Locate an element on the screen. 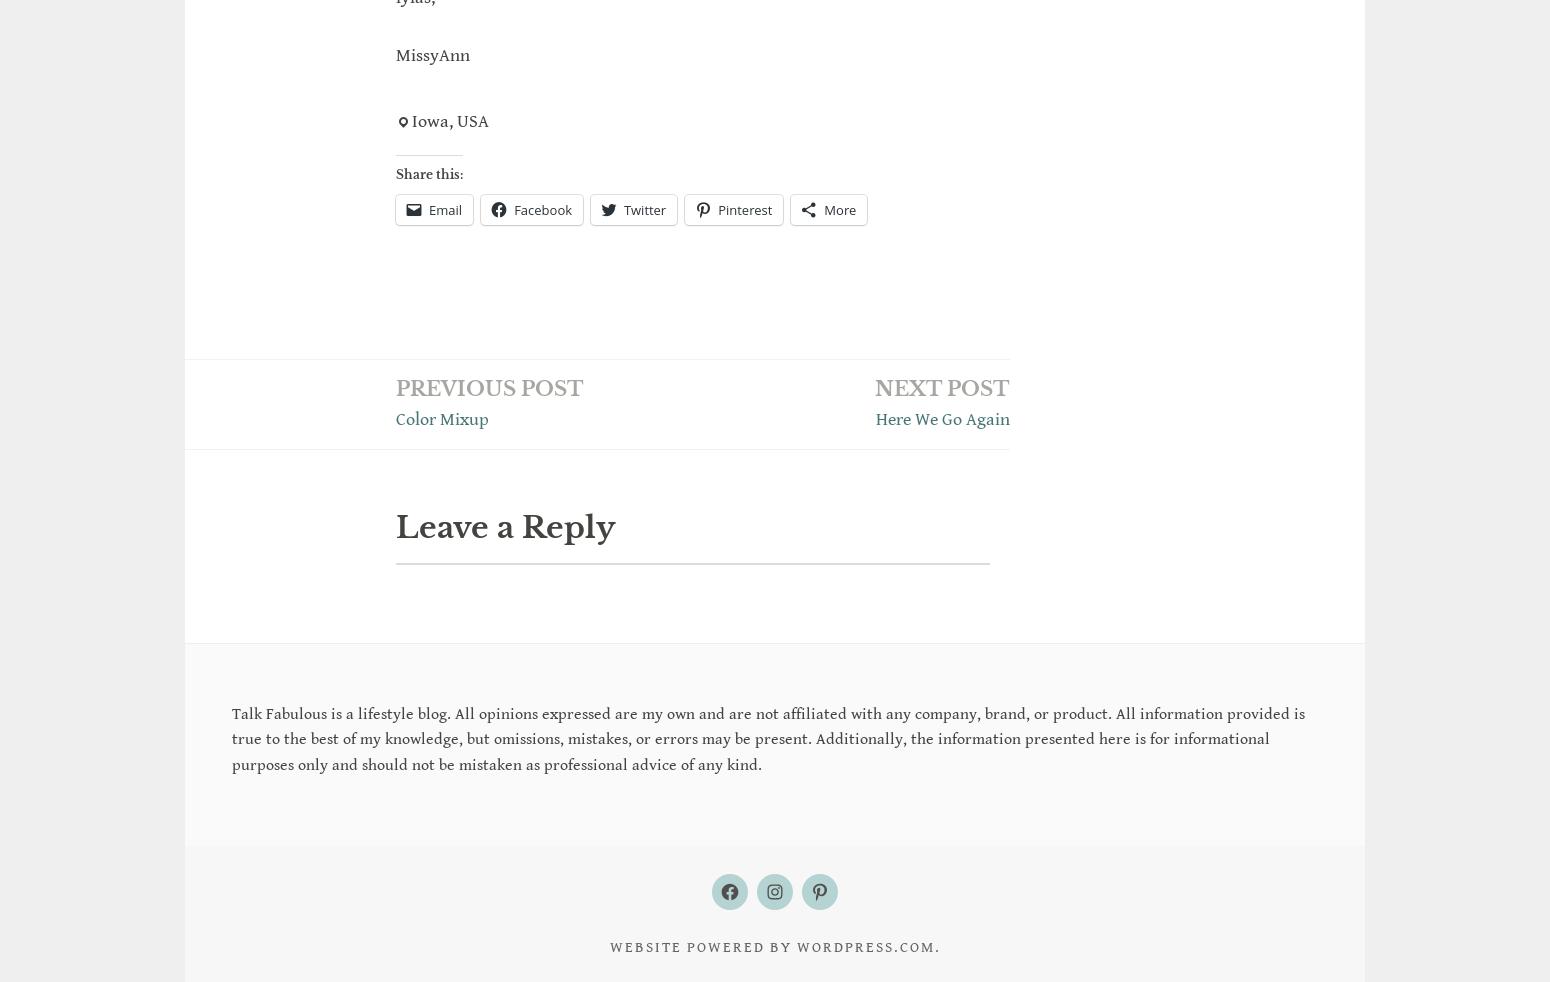  'Email' is located at coordinates (429, 207).